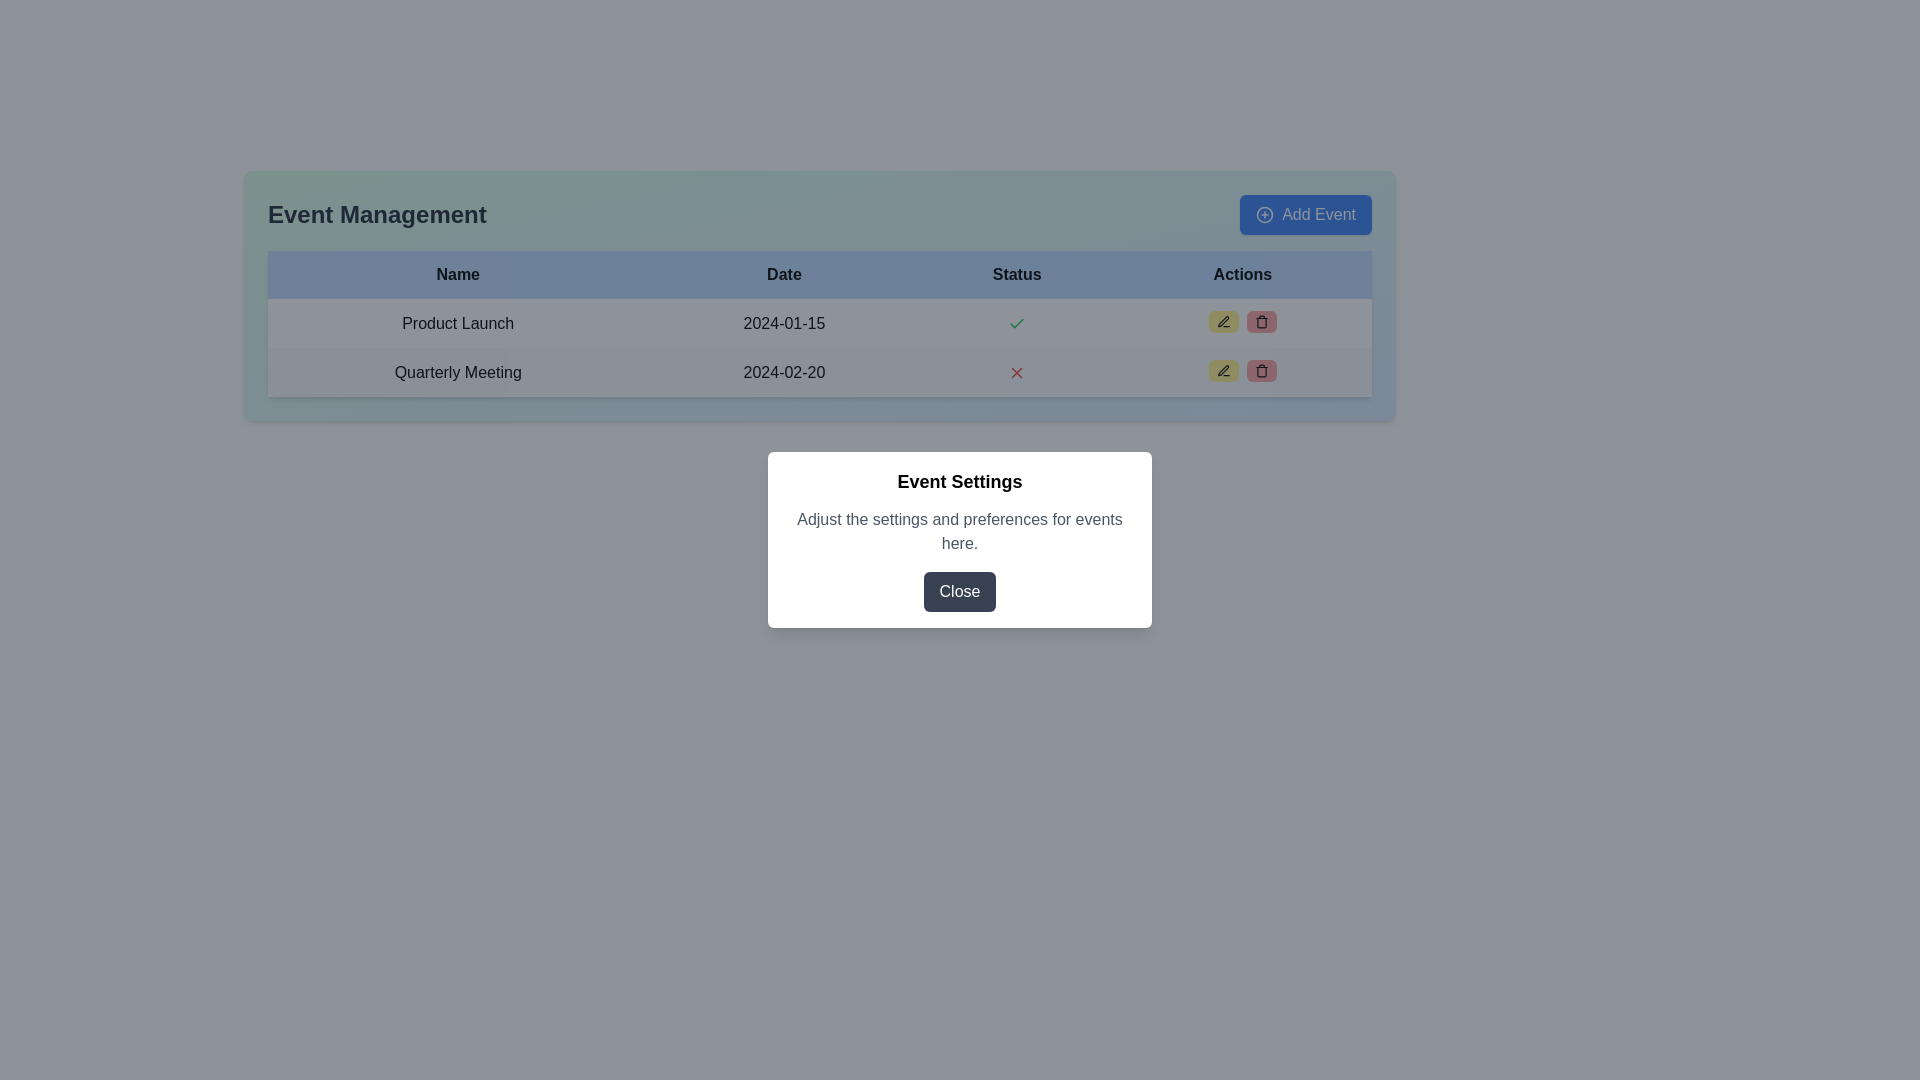  Describe the element at coordinates (1017, 274) in the screenshot. I see `the 'Status' text label which is in bold black font, located in the third position among the headers 'Name', 'Date', 'Status', and 'Actions' in the Event Management table` at that location.